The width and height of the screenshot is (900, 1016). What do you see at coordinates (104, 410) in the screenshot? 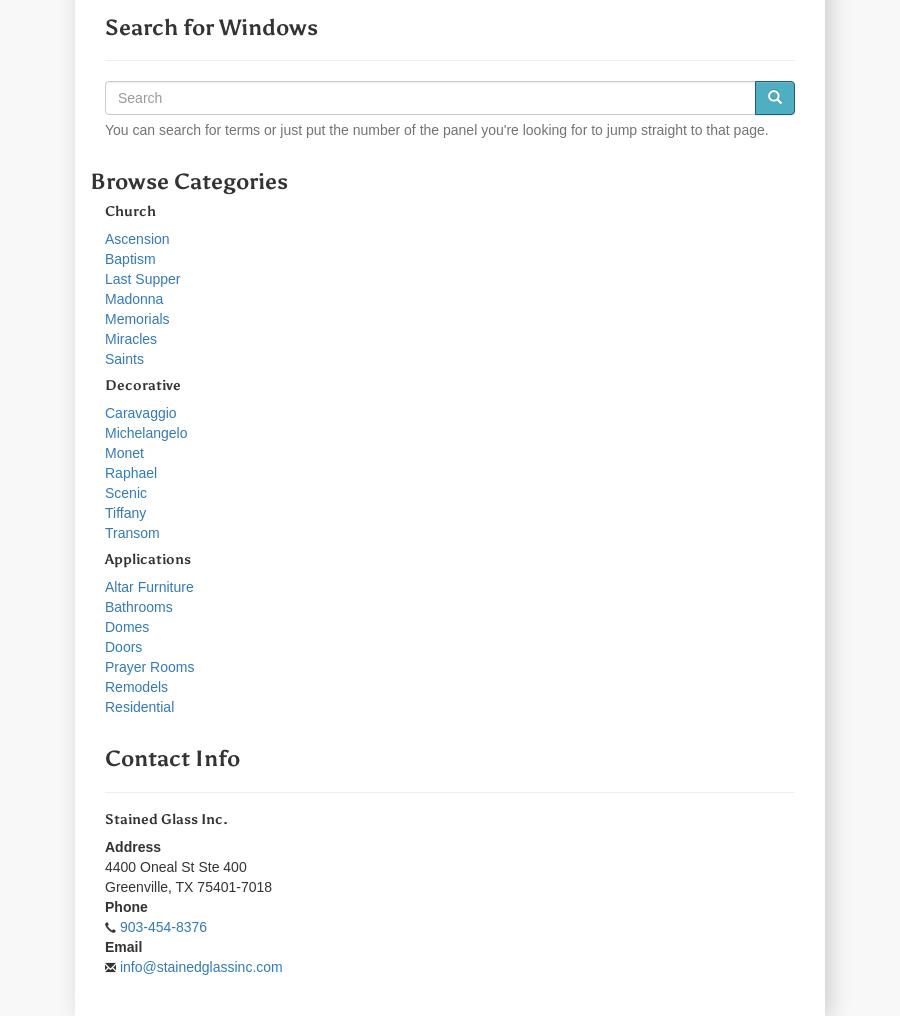
I see `'Caravaggio'` at bounding box center [104, 410].